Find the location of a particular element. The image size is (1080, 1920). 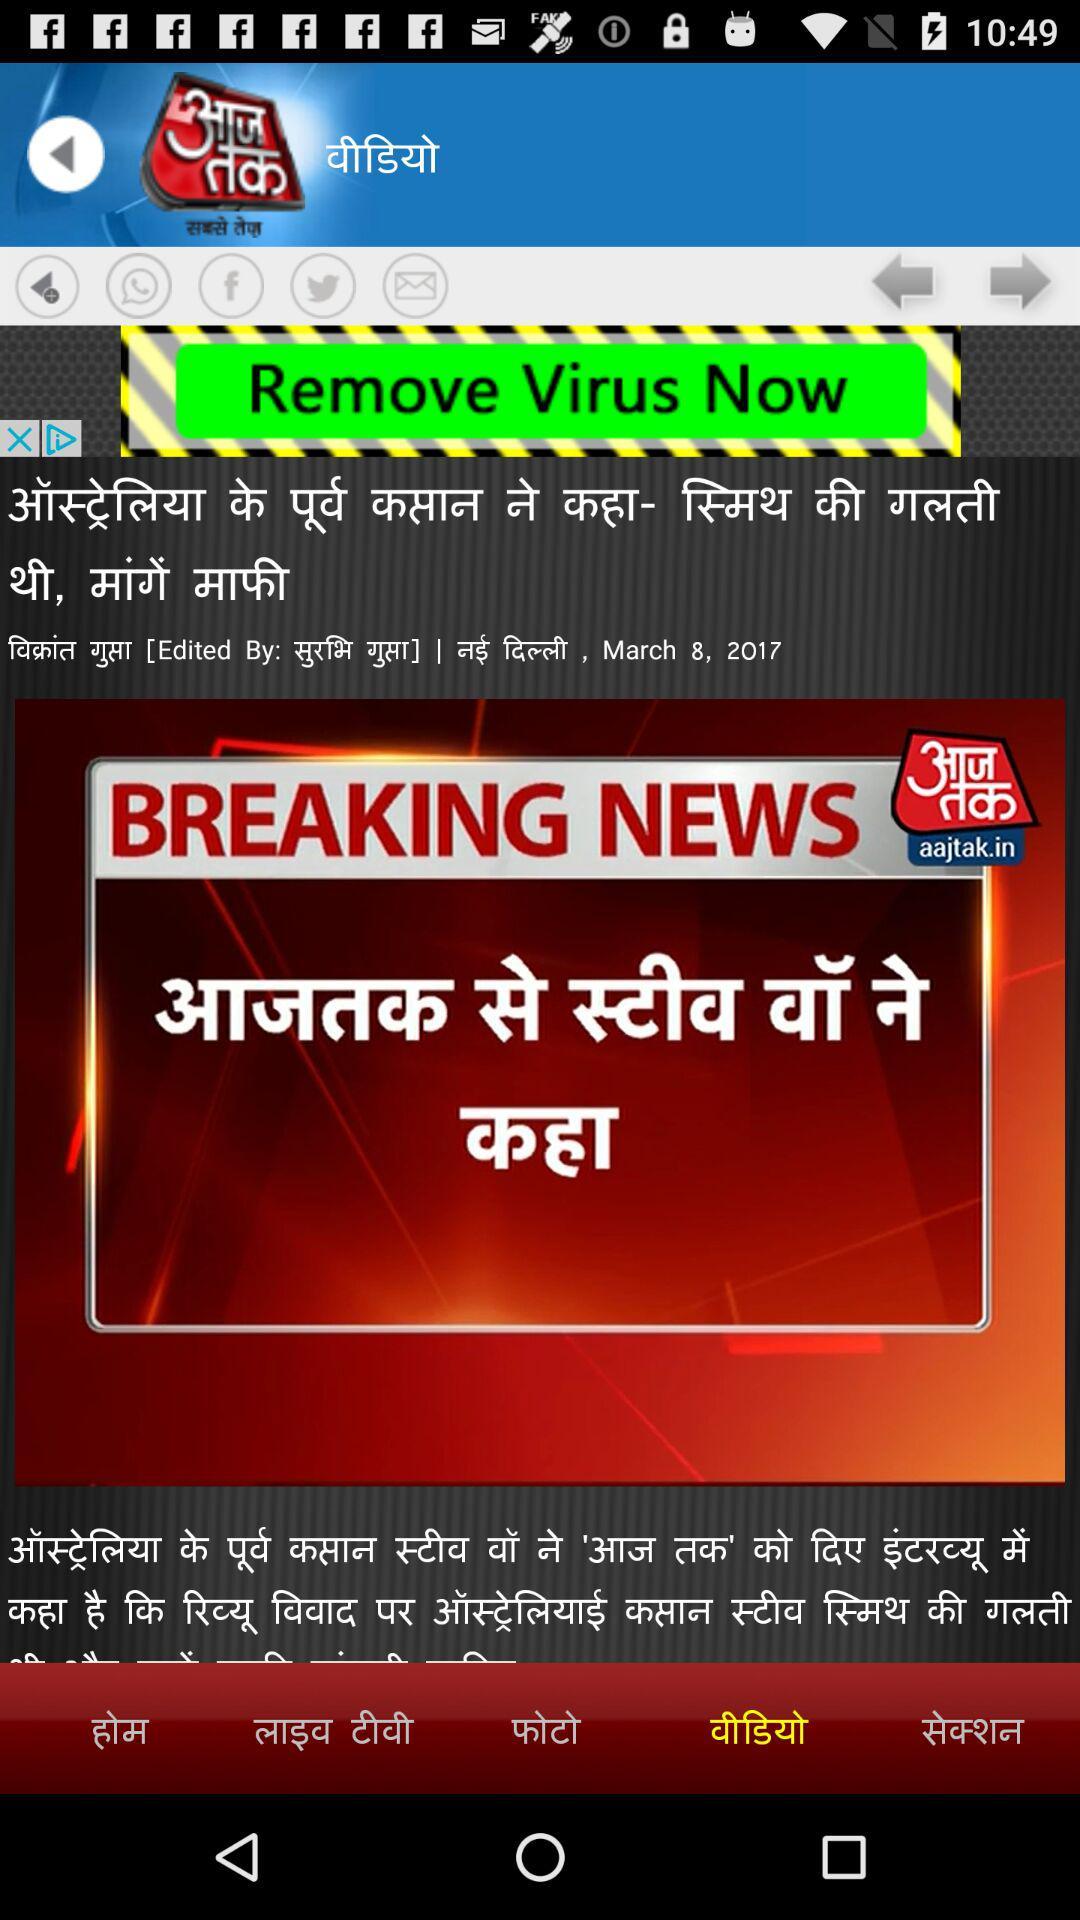

the arrow_backward icon is located at coordinates (906, 305).